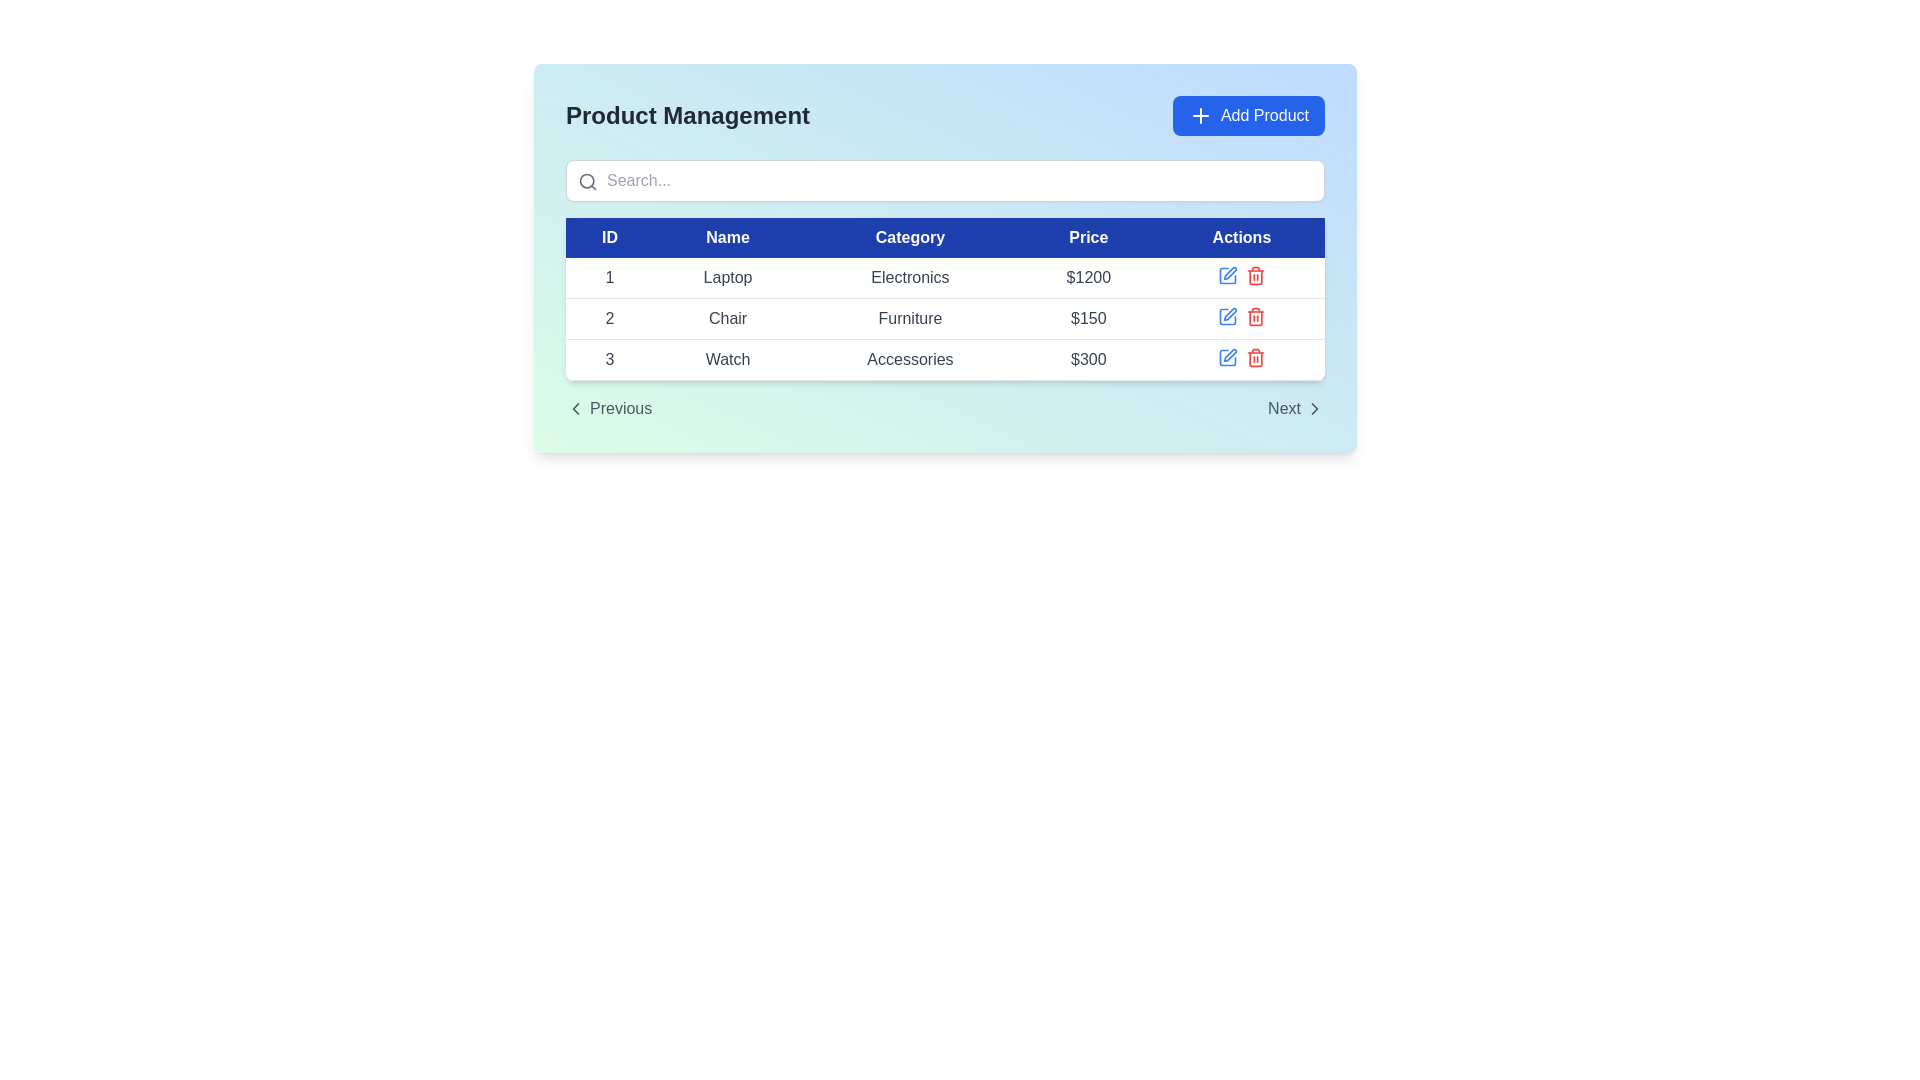 This screenshot has width=1920, height=1080. What do you see at coordinates (944, 318) in the screenshot?
I see `the second row of the product management table that displays data for the item with ID '2', named 'Chair', priced at '$150'` at bounding box center [944, 318].